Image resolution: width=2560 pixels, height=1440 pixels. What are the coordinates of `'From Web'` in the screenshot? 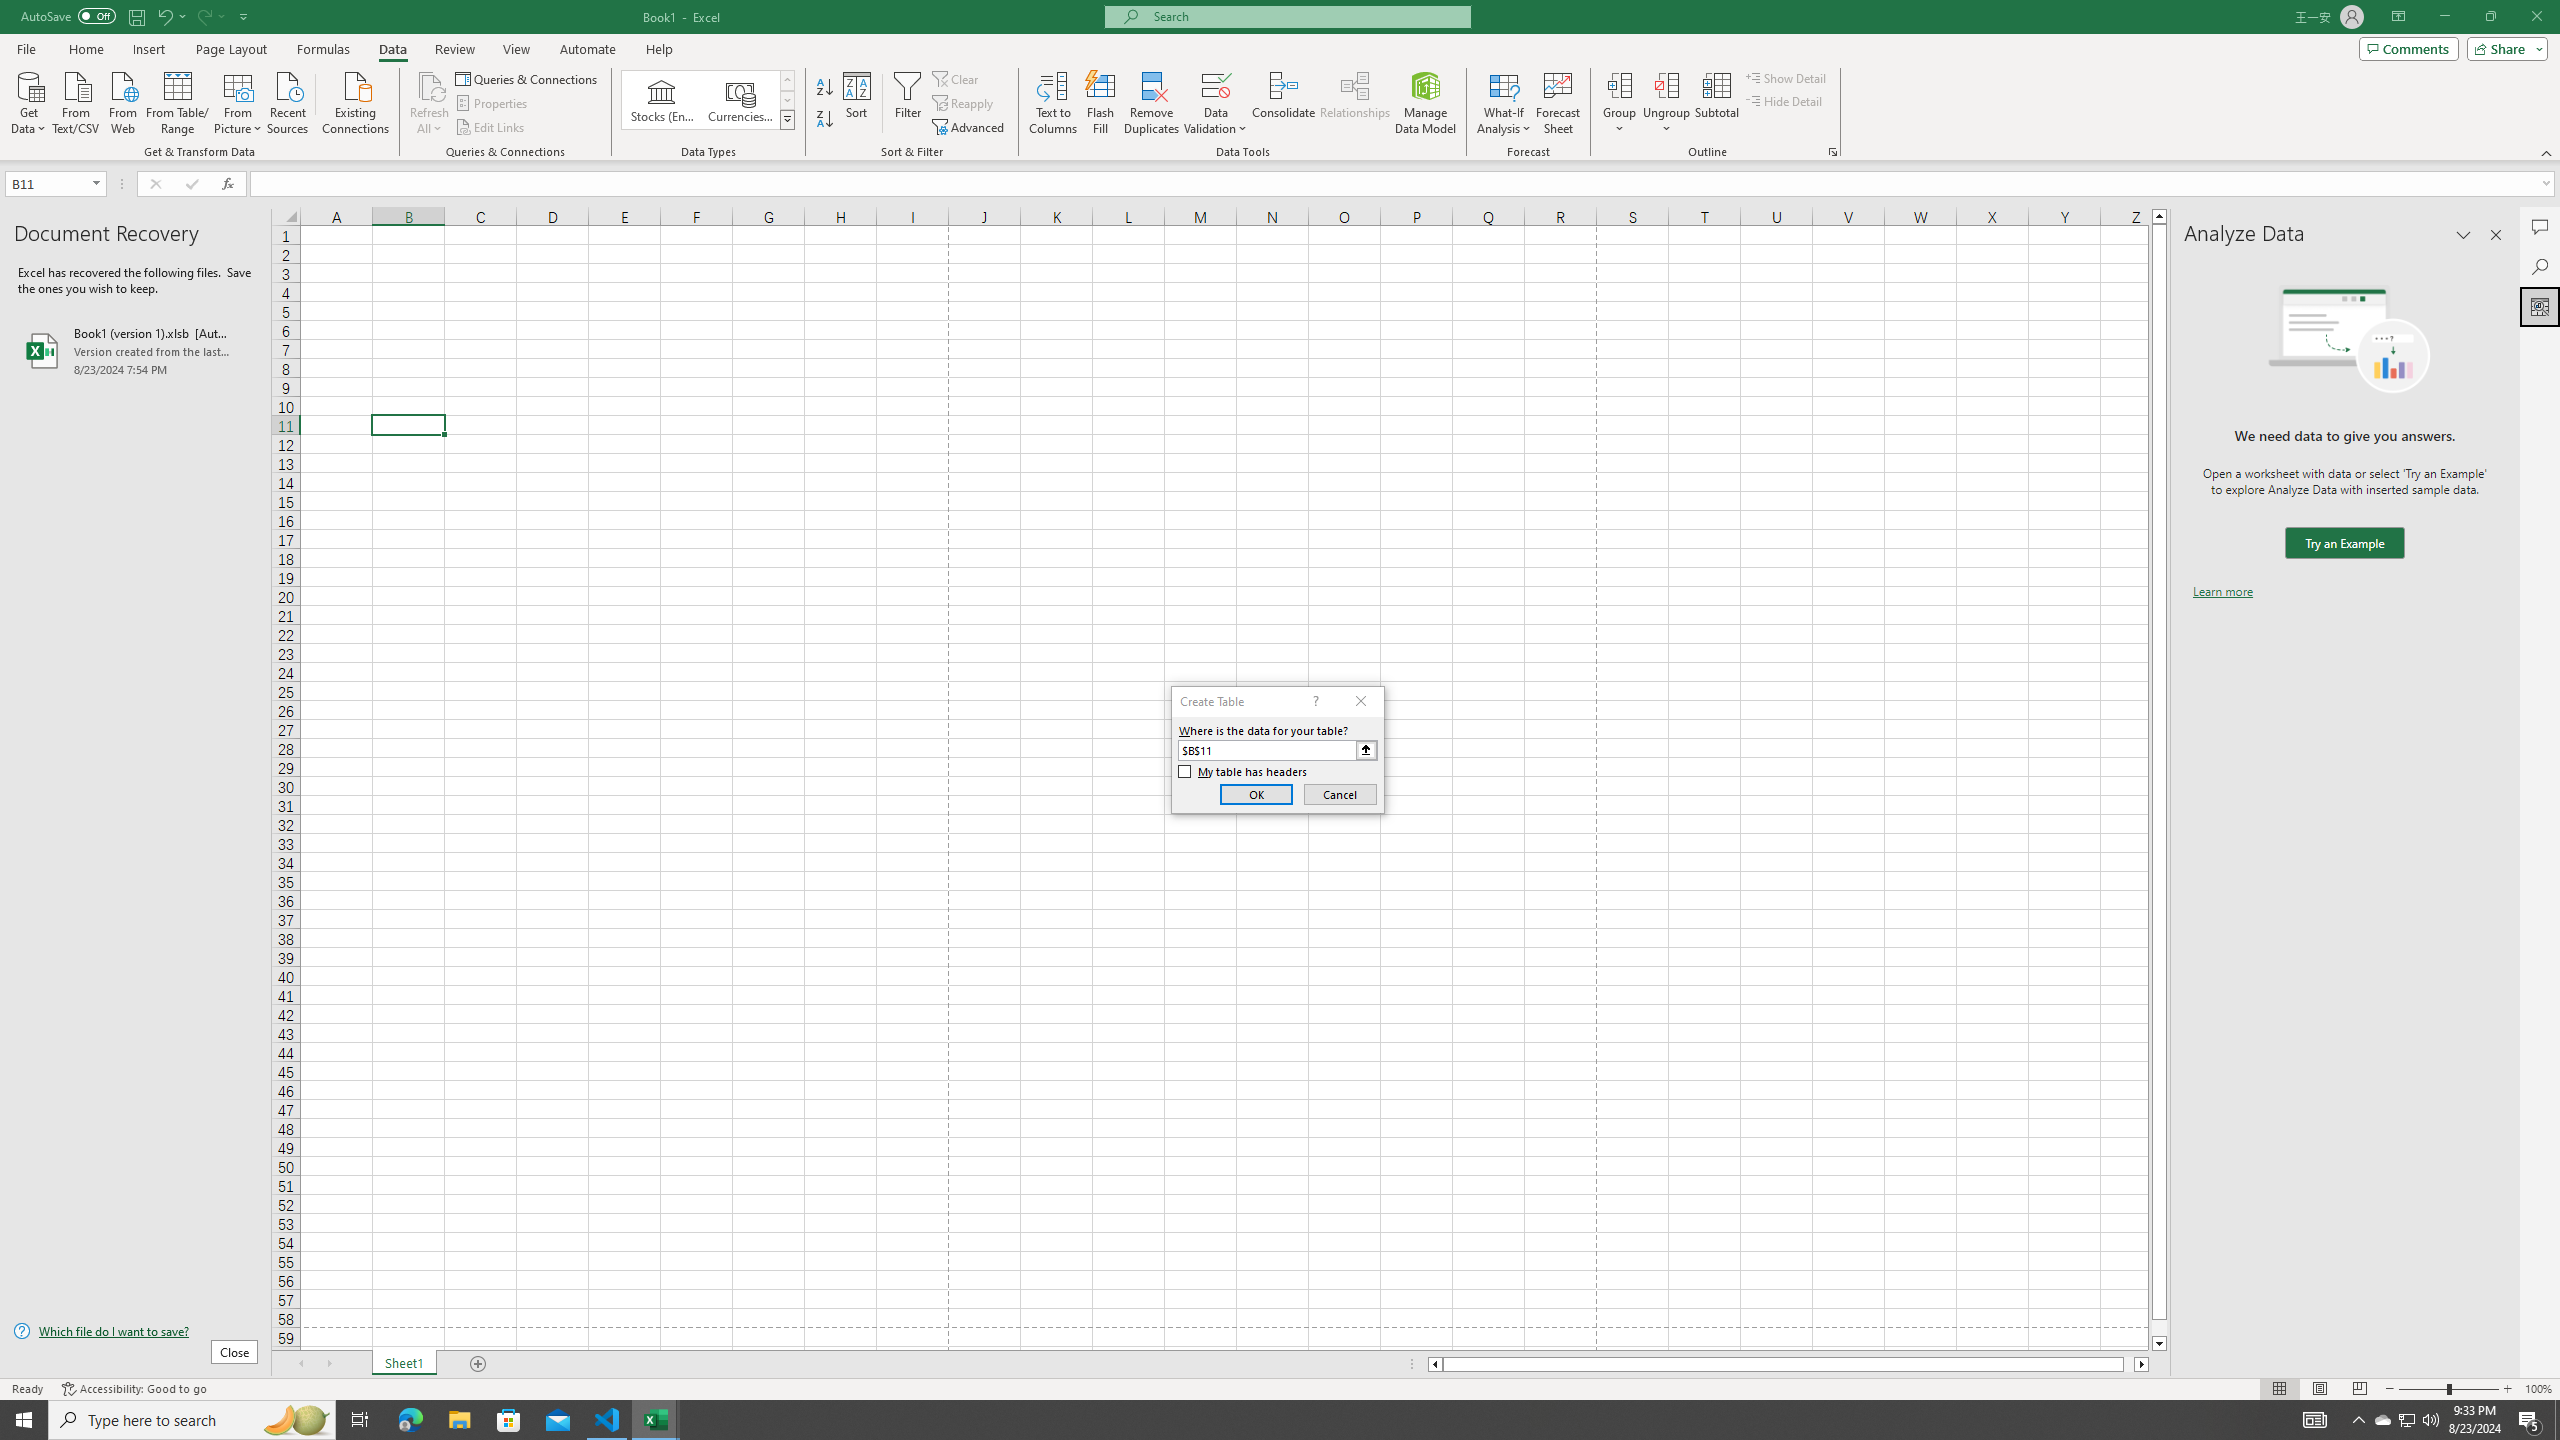 It's located at (122, 100).